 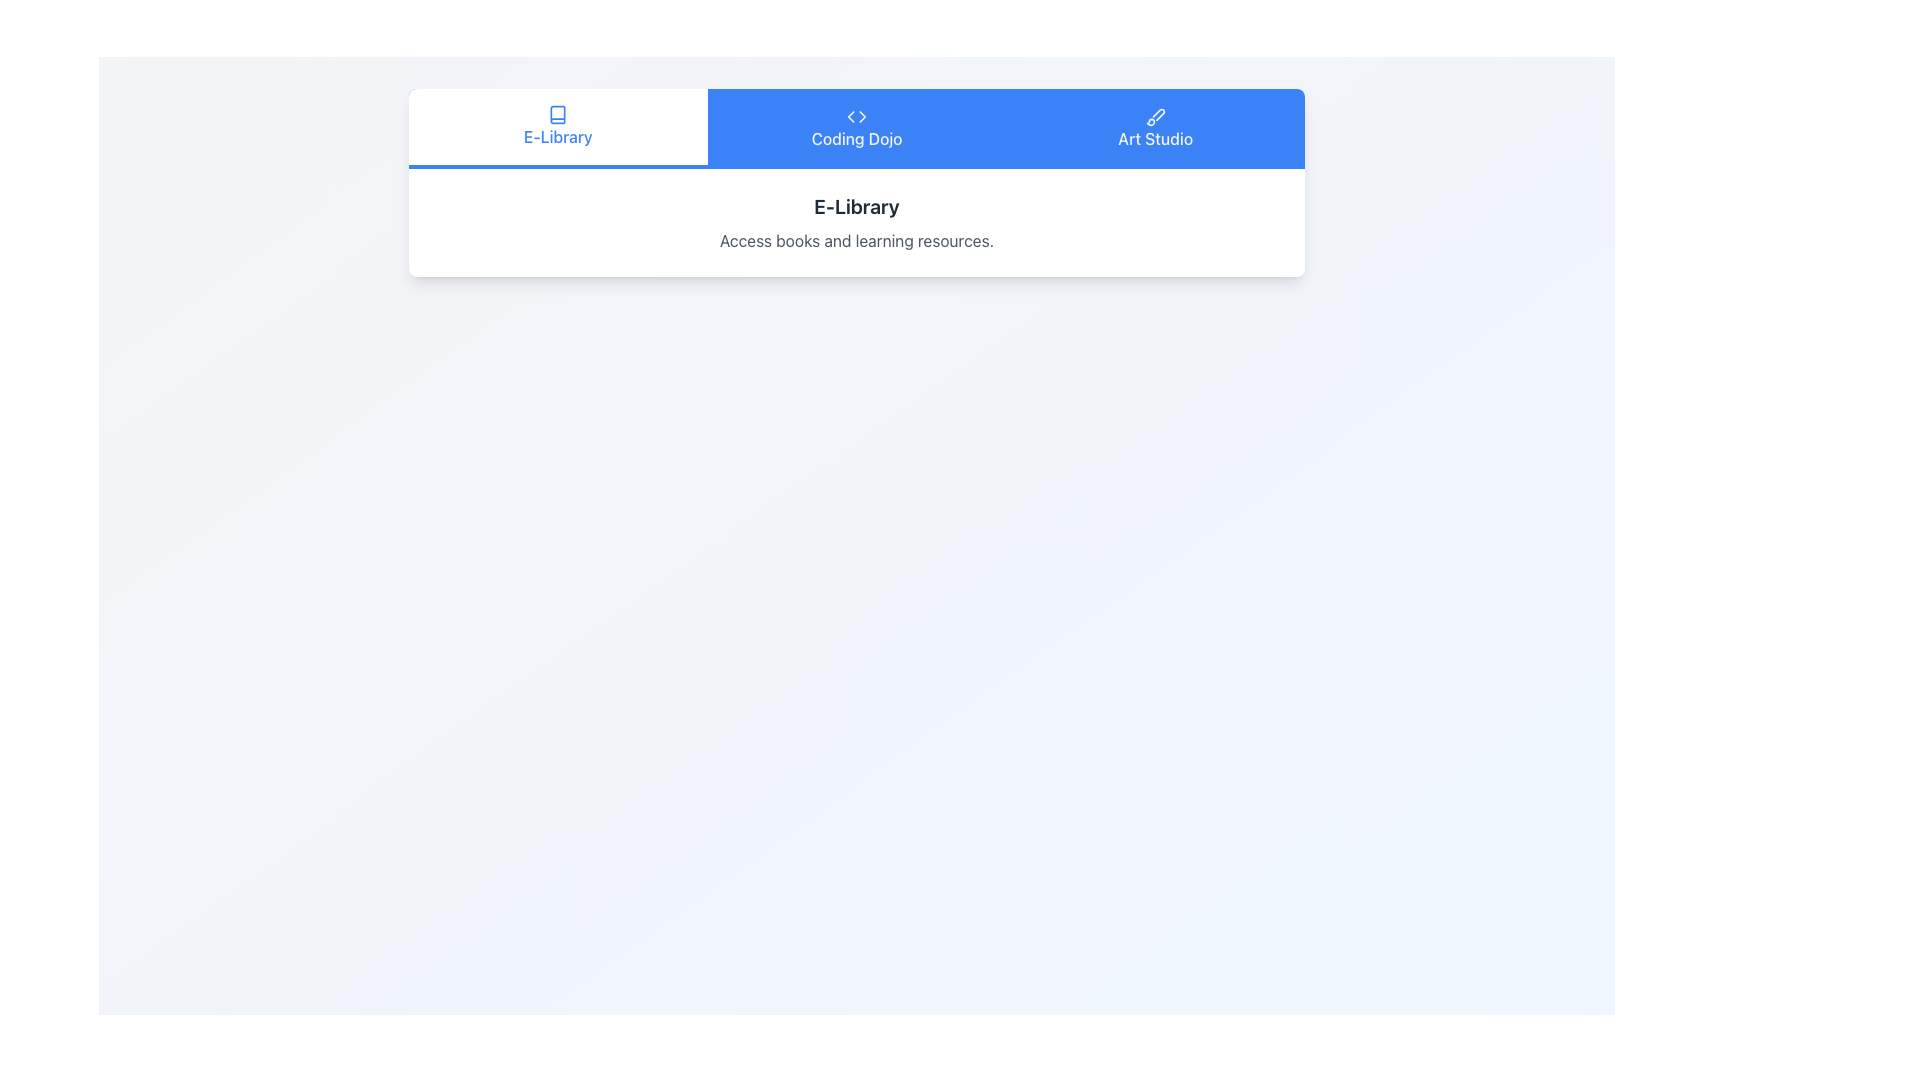 I want to click on to select the 'Coding Dojo' tab in the navigation menu, which features a coding symbol and is positioned at the center of the navigation bar, so click(x=857, y=128).